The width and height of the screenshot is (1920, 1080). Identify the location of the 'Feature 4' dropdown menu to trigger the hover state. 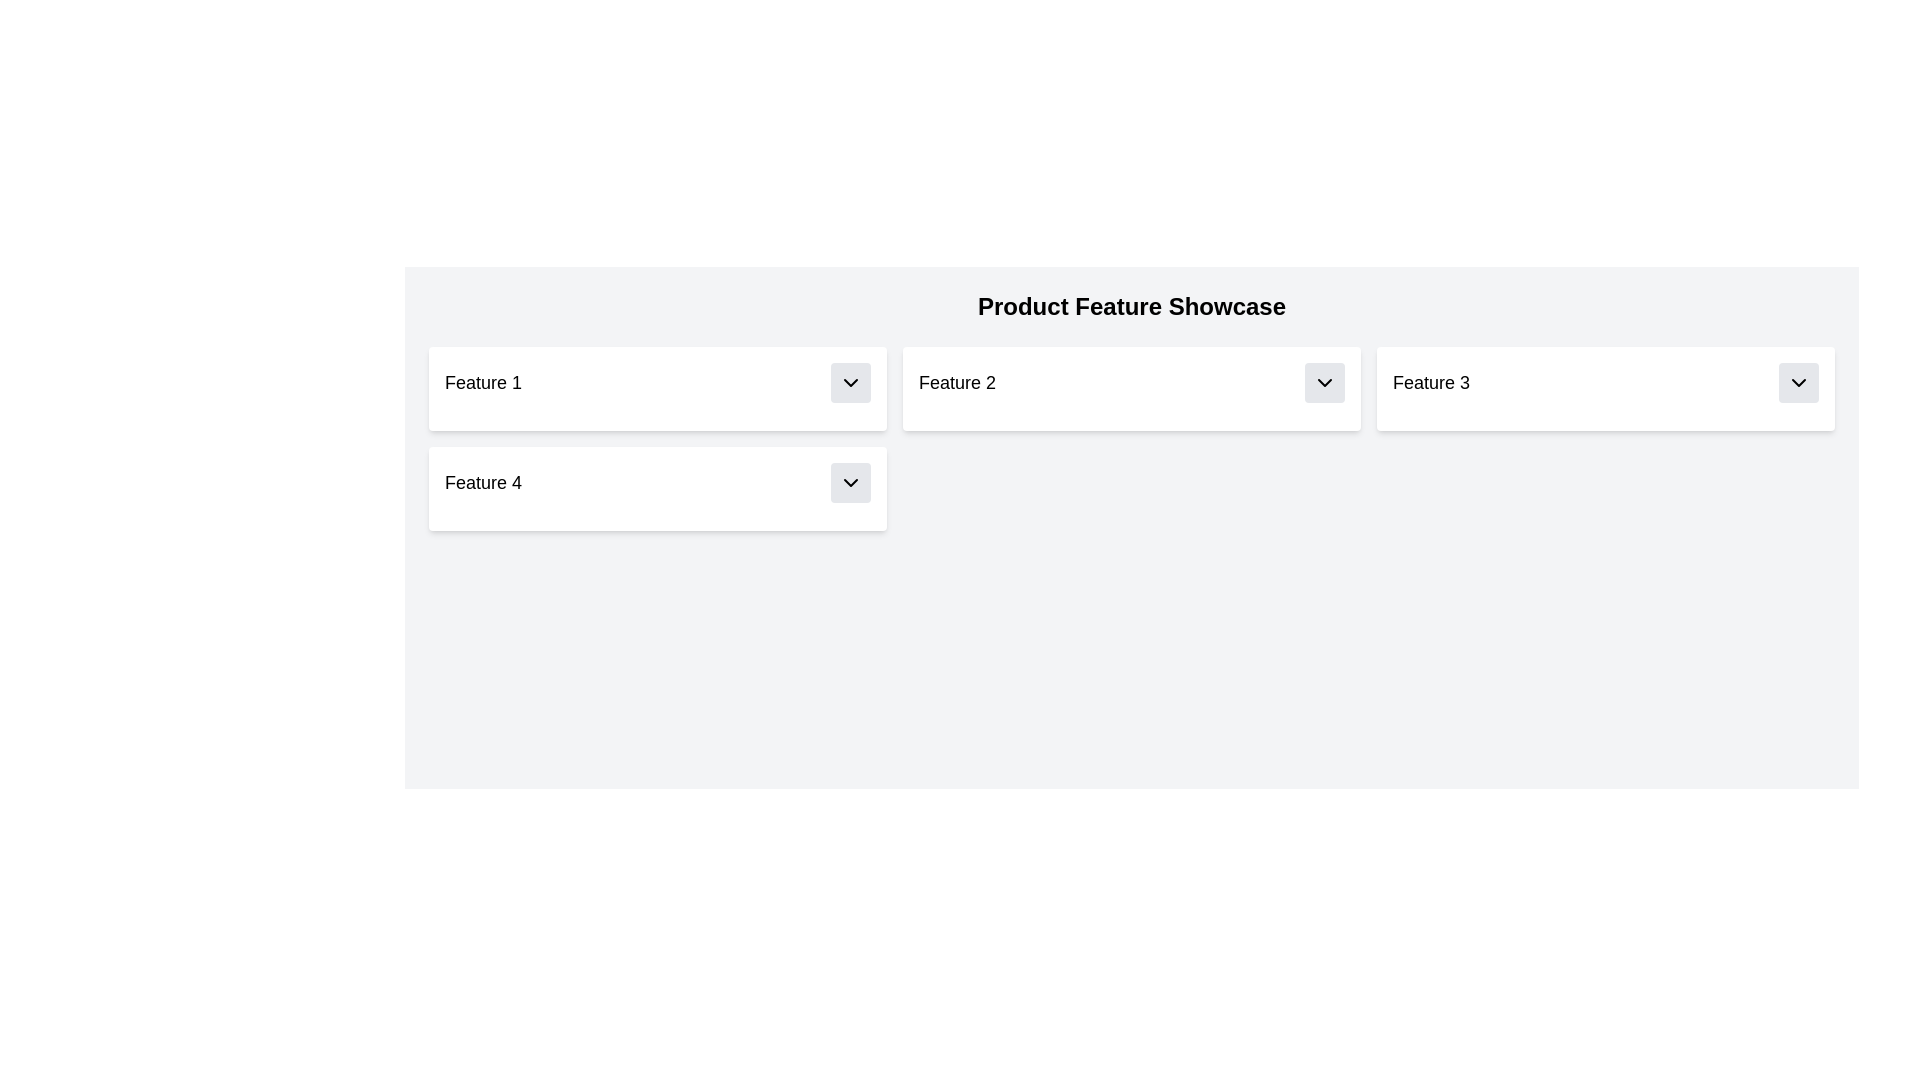
(657, 482).